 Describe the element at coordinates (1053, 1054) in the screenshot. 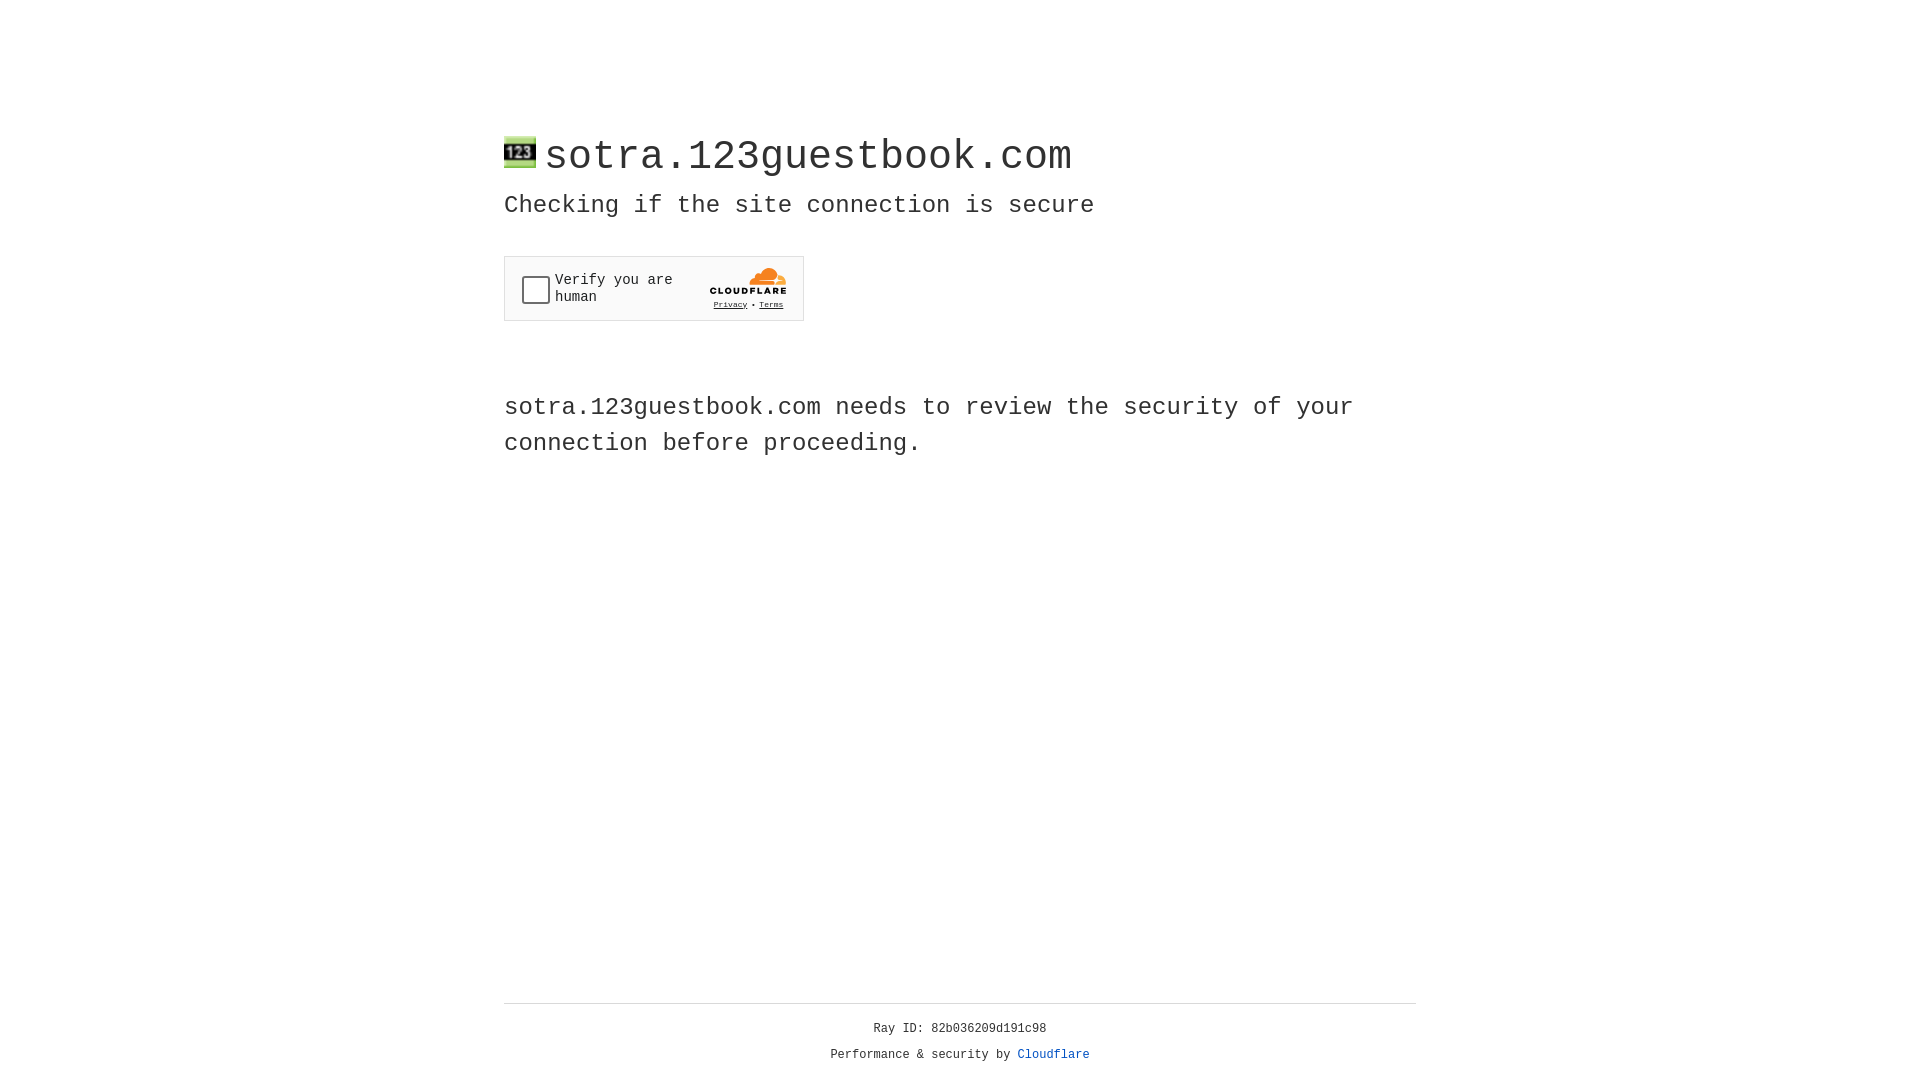

I see `'Cloudflare'` at that location.